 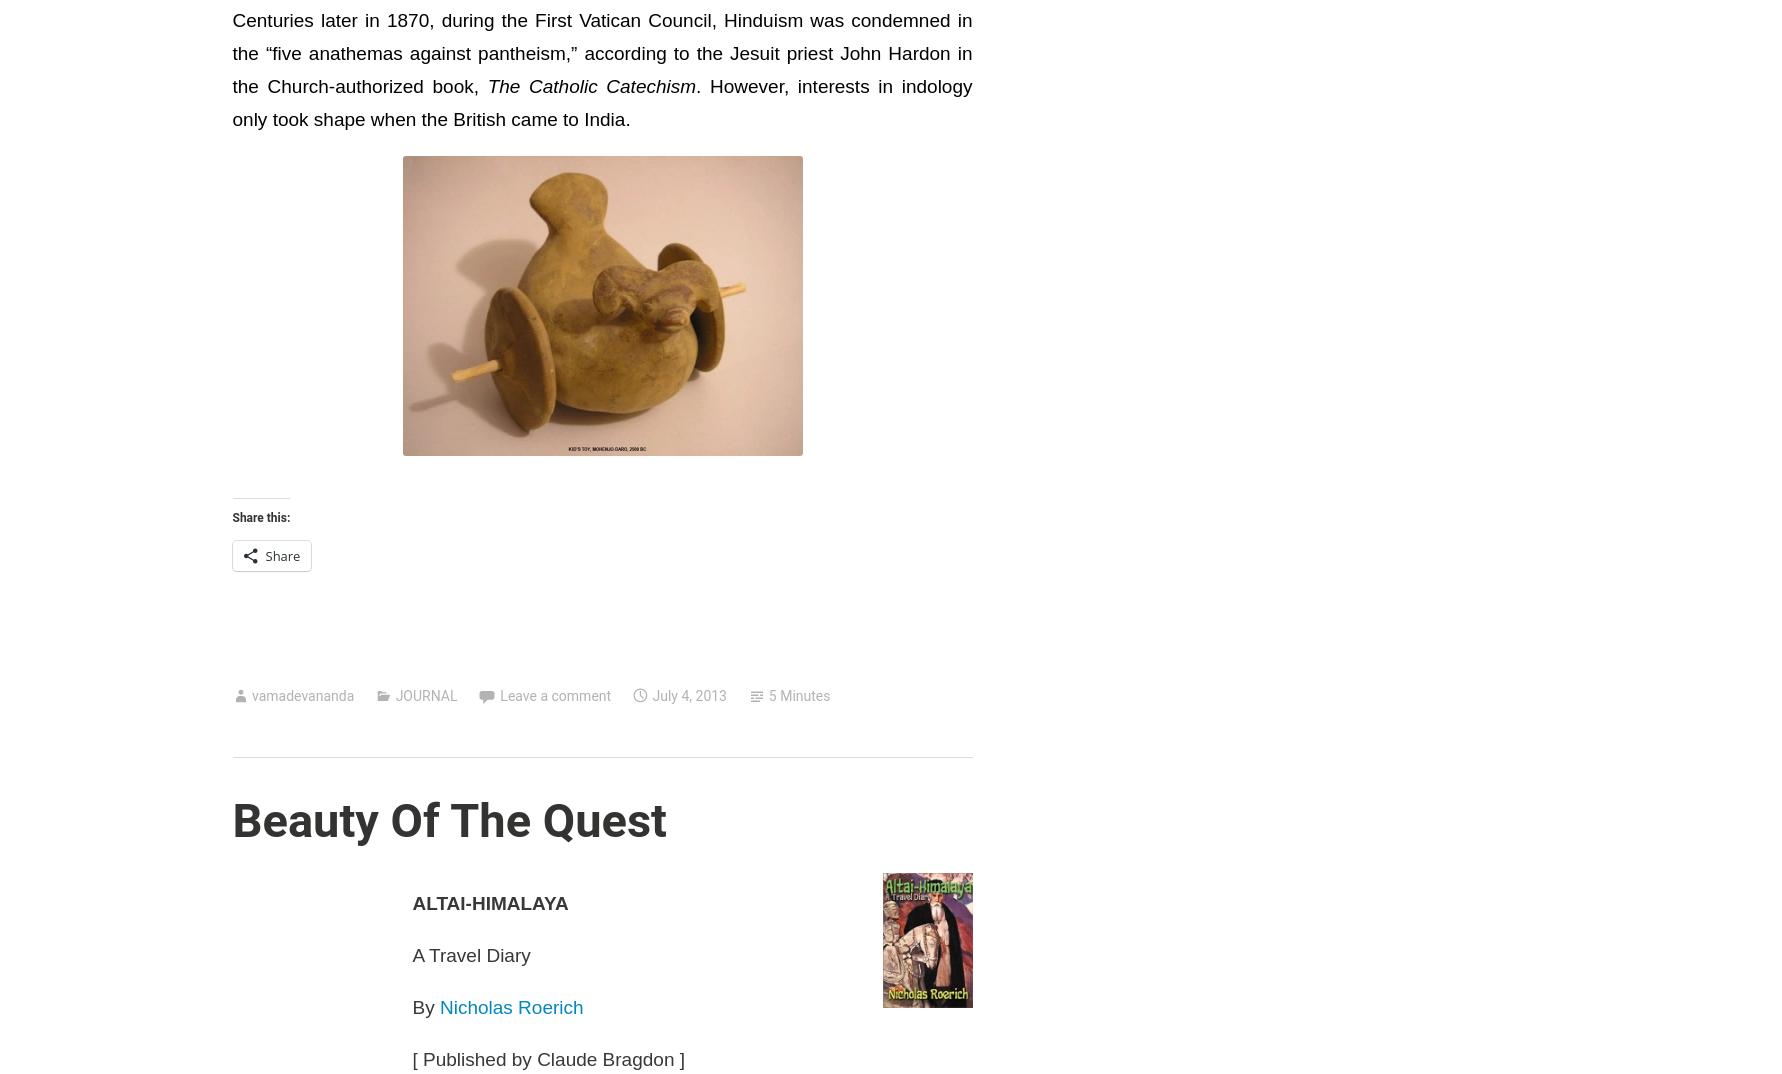 I want to click on 'July 4, 2013', so click(x=687, y=693).